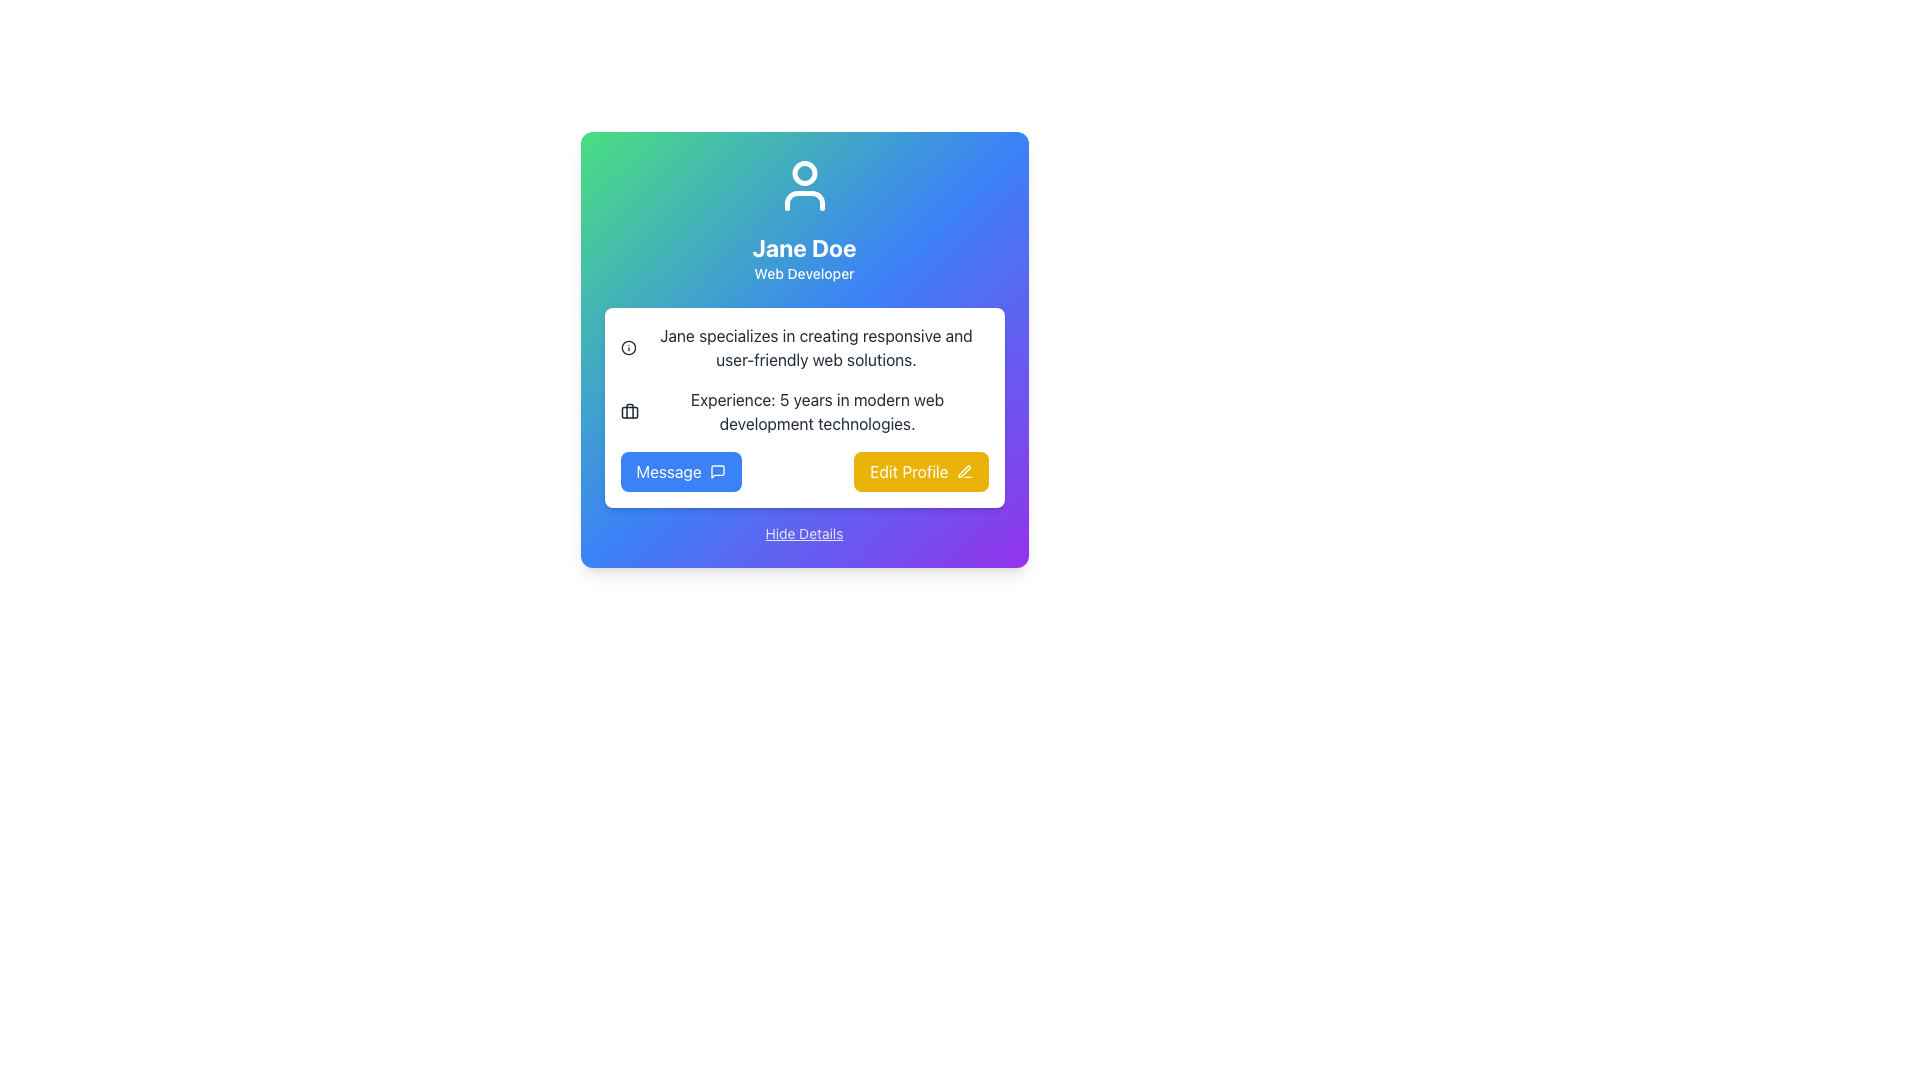 Image resolution: width=1920 pixels, height=1080 pixels. What do you see at coordinates (804, 185) in the screenshot?
I see `the decorative user profile icon located above the name 'Jane Doe' and the title 'Web Developer' in the profile card` at bounding box center [804, 185].